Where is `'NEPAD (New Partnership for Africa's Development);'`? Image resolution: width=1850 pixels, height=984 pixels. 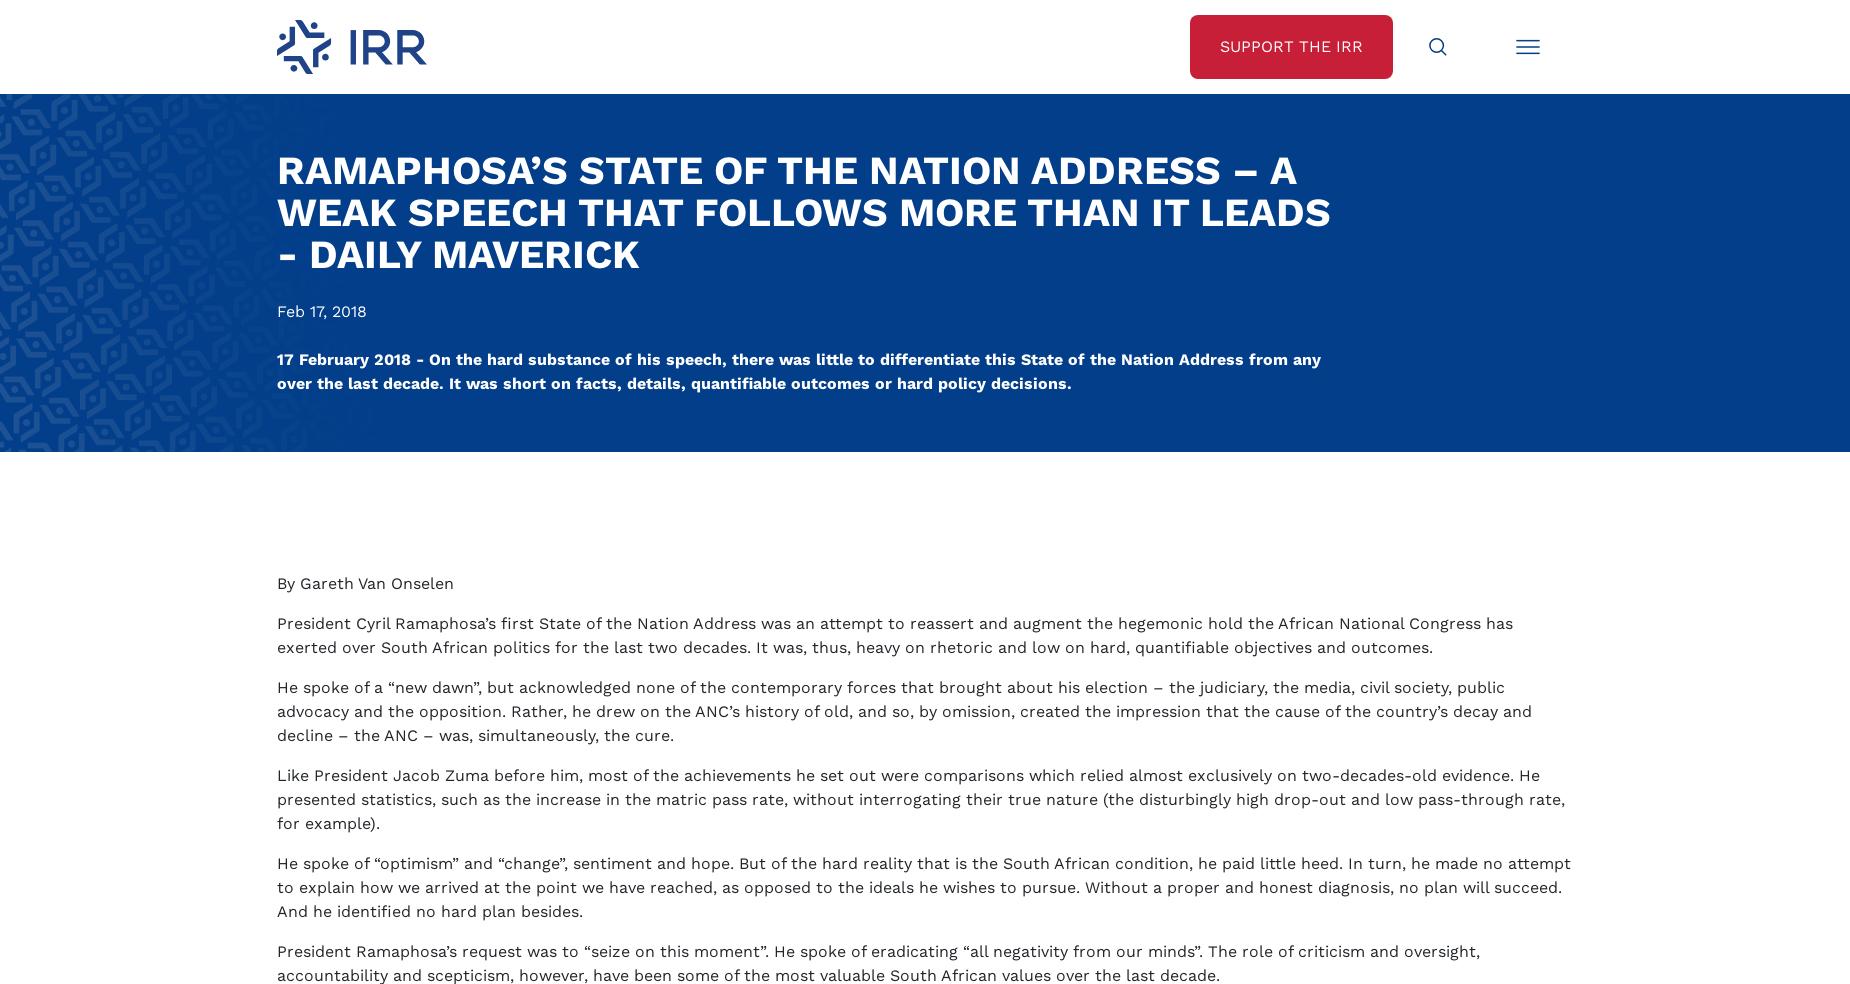
'NEPAD (New Partnership for Africa's Development);' is located at coordinates (510, 614).